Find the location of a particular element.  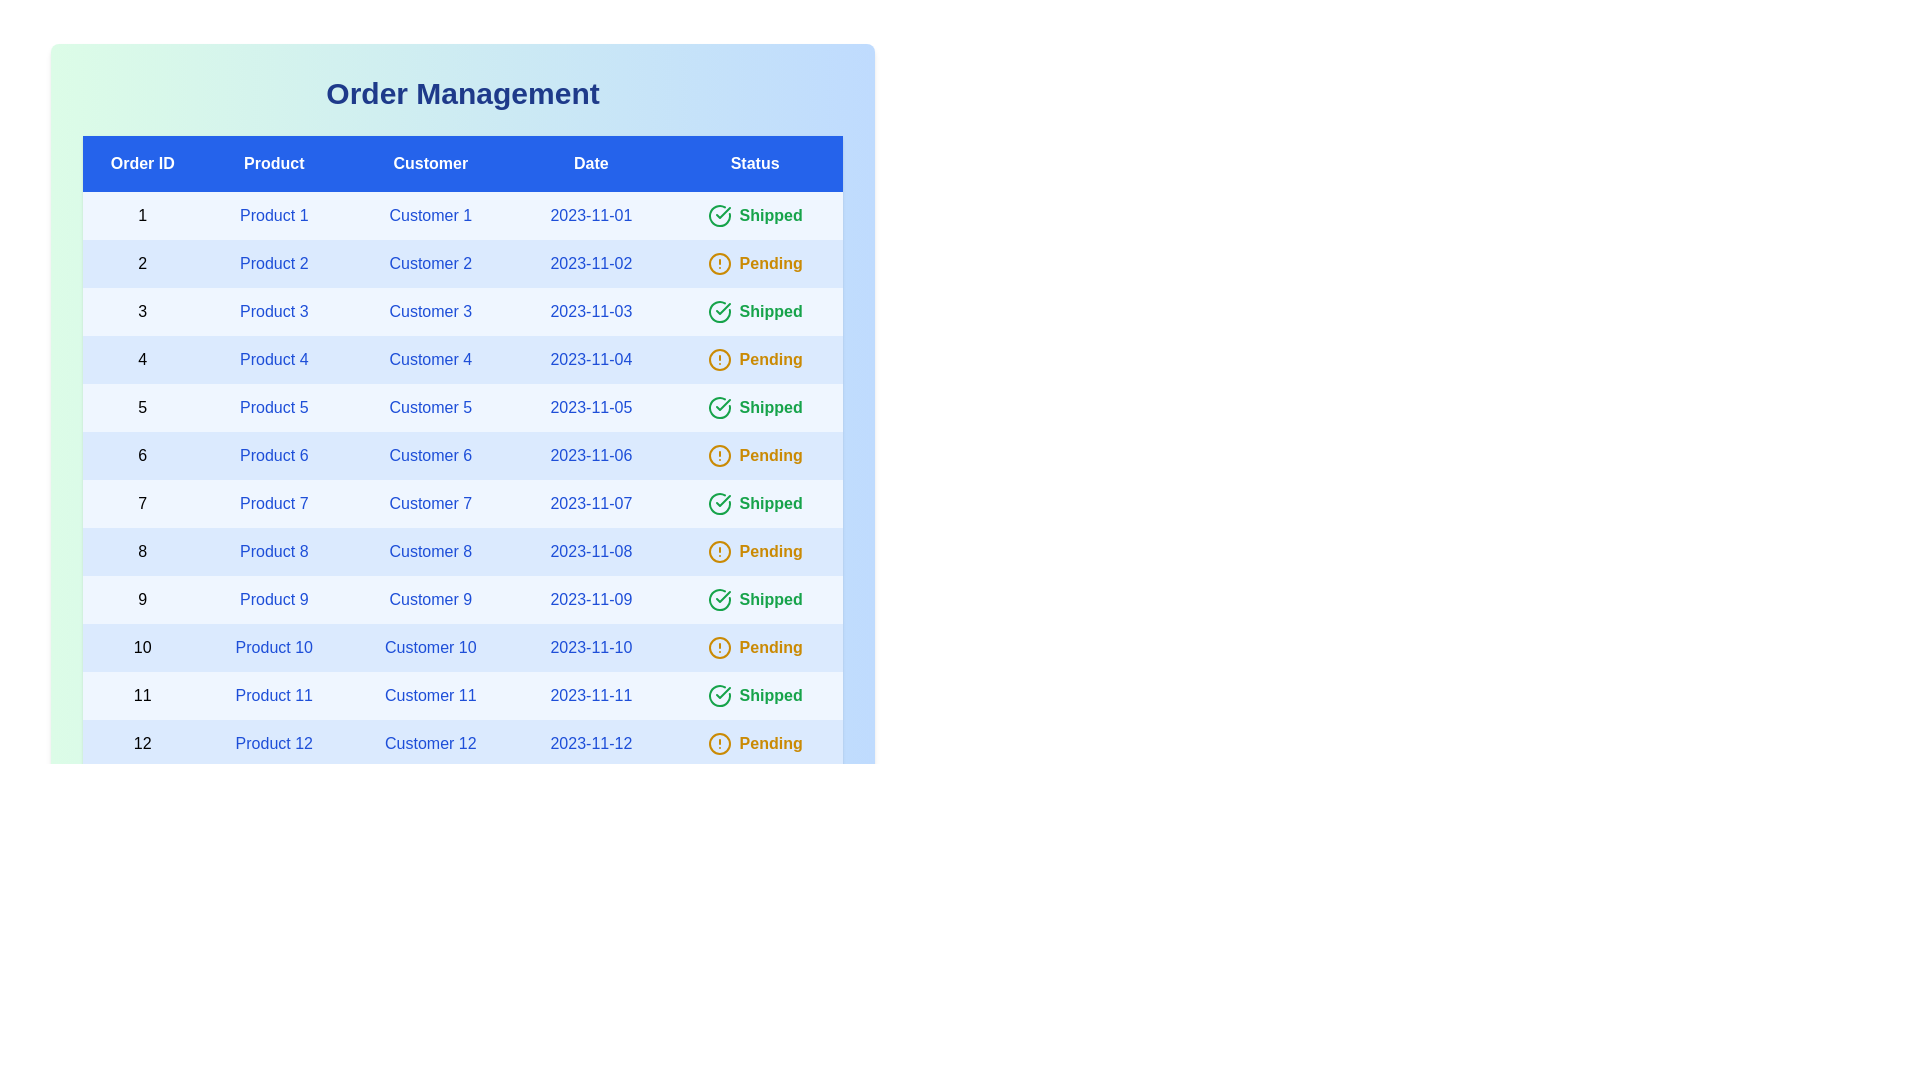

the column header to sort the table by Date is located at coordinates (589, 163).